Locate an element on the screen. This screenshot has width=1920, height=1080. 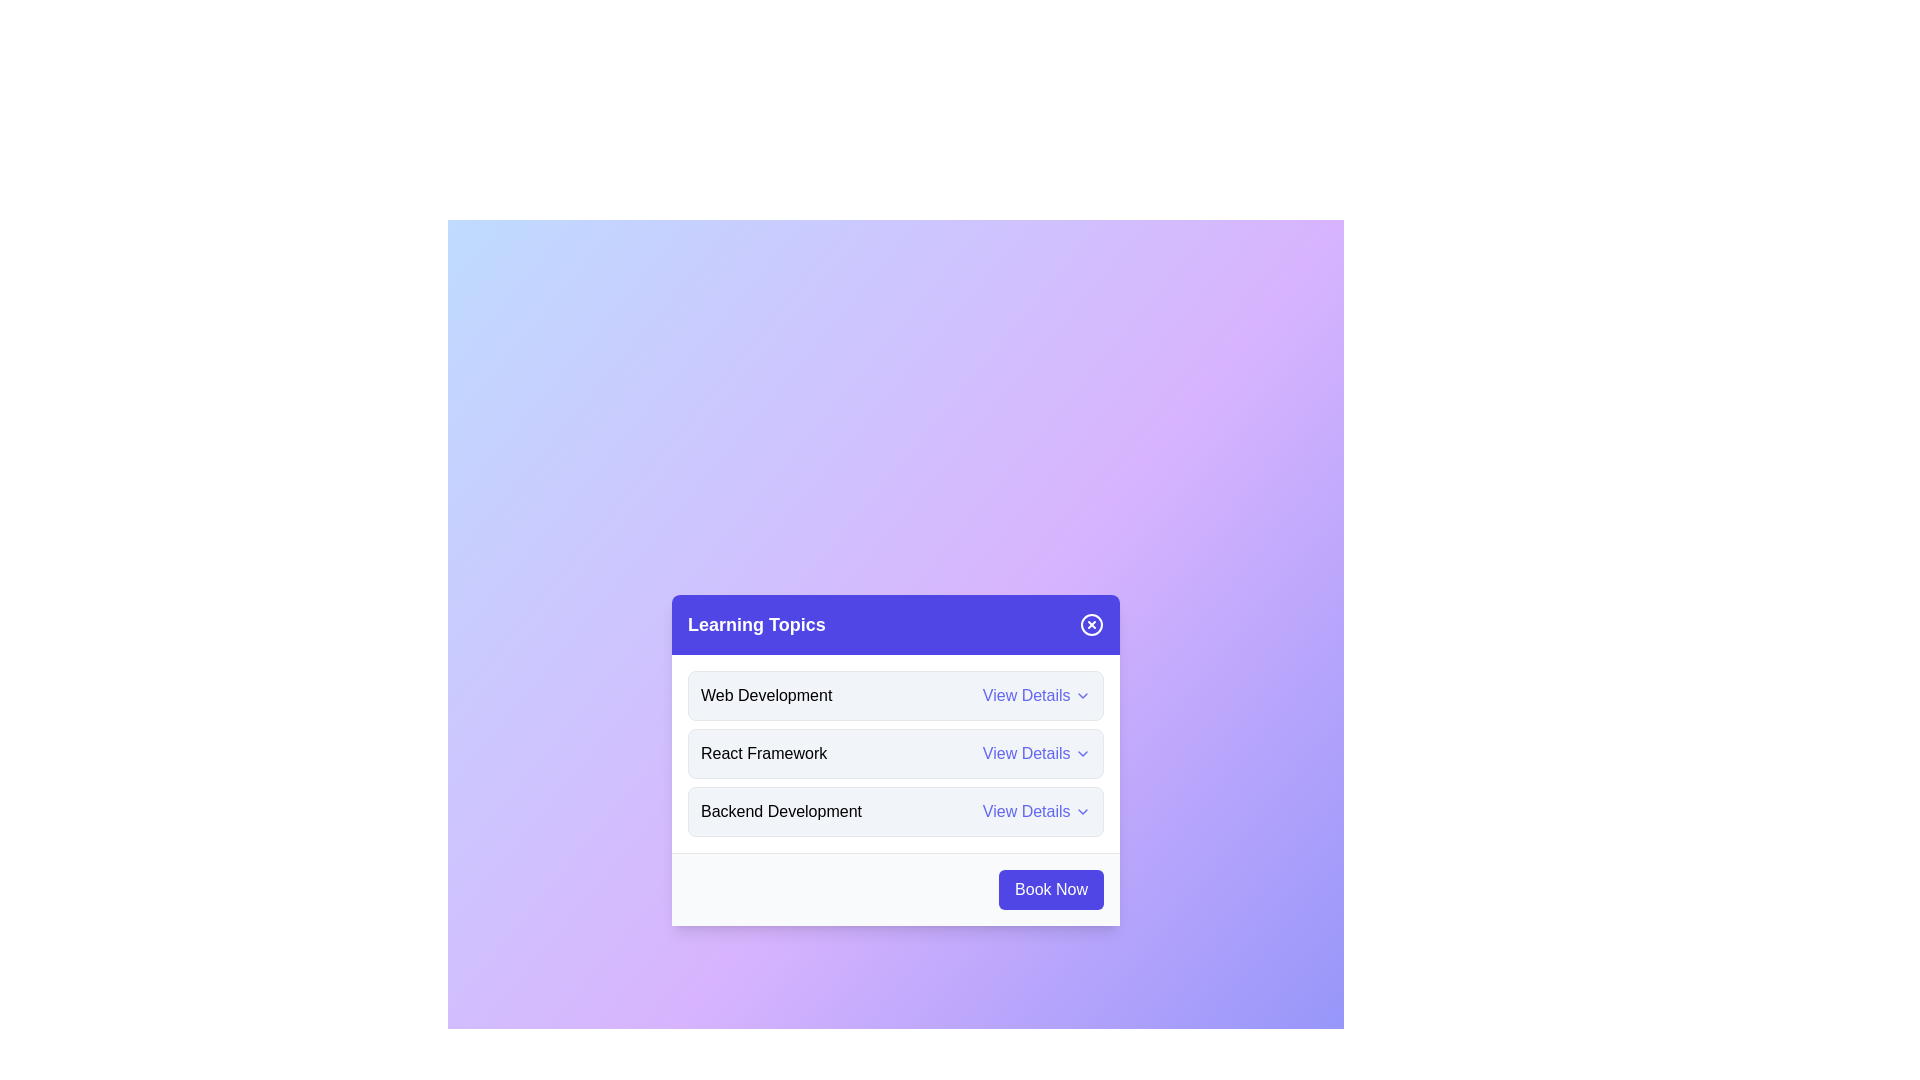
the 'View Details' button for Web Development is located at coordinates (1036, 694).